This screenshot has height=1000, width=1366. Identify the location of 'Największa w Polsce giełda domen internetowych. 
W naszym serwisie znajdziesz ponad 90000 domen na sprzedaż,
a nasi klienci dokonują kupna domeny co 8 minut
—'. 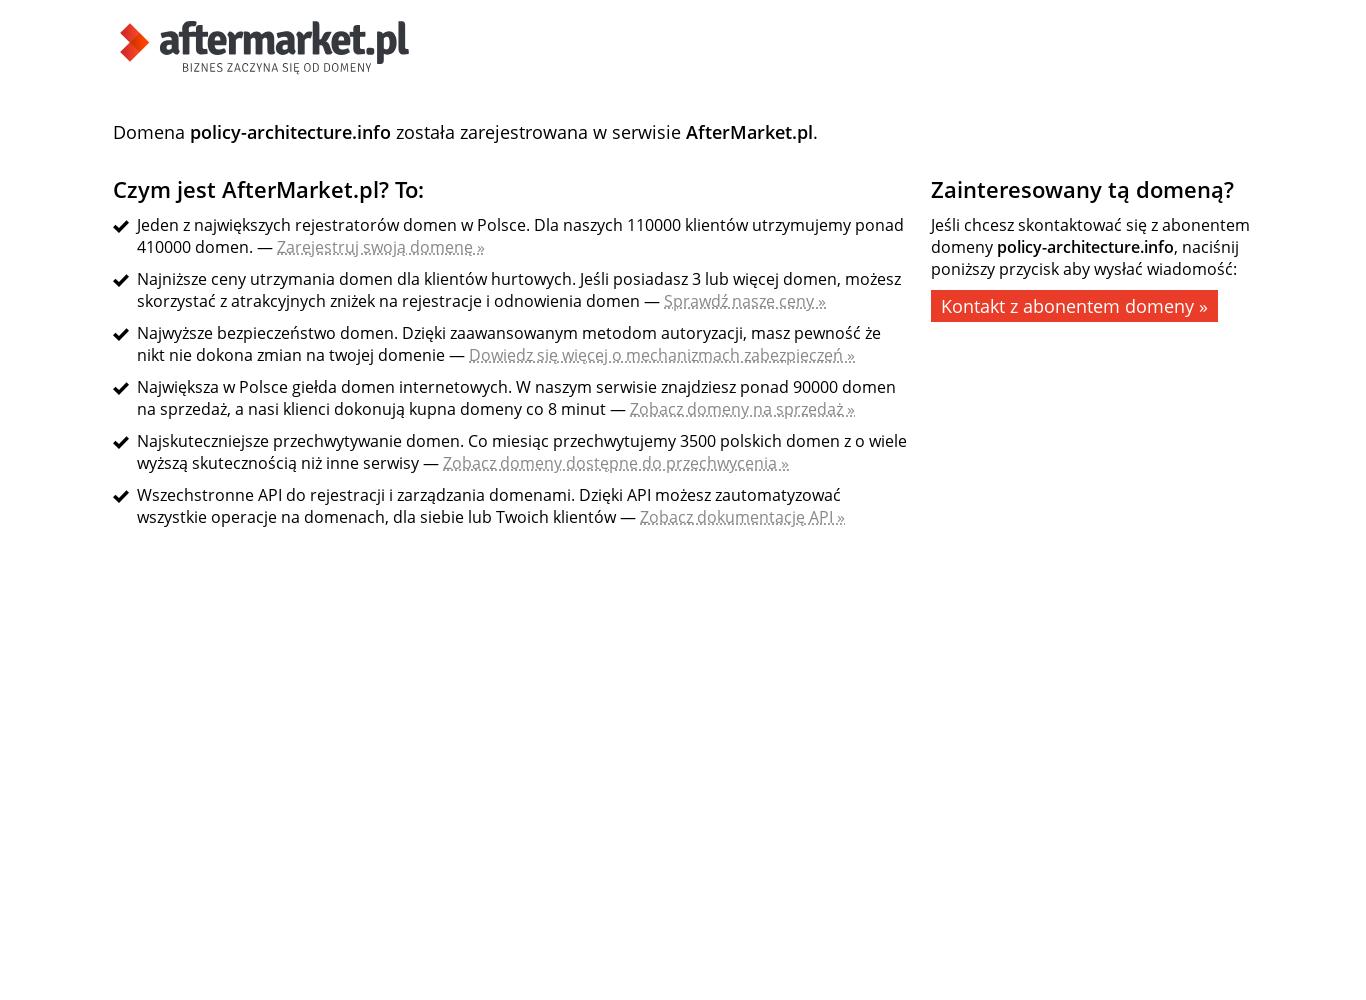
(136, 398).